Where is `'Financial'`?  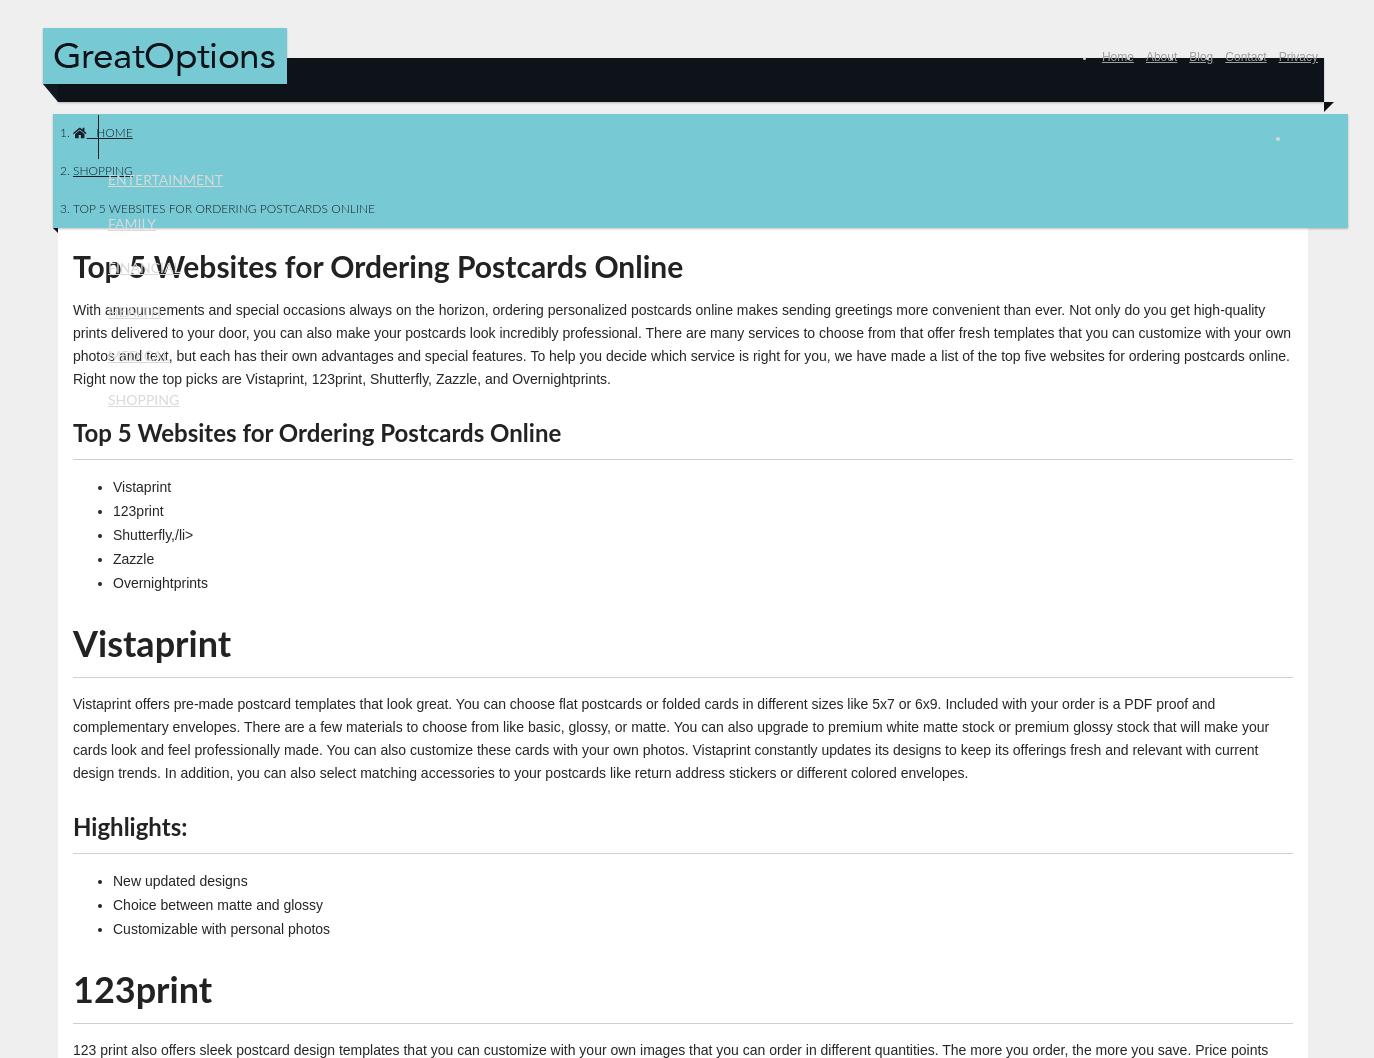
'Financial' is located at coordinates (142, 268).